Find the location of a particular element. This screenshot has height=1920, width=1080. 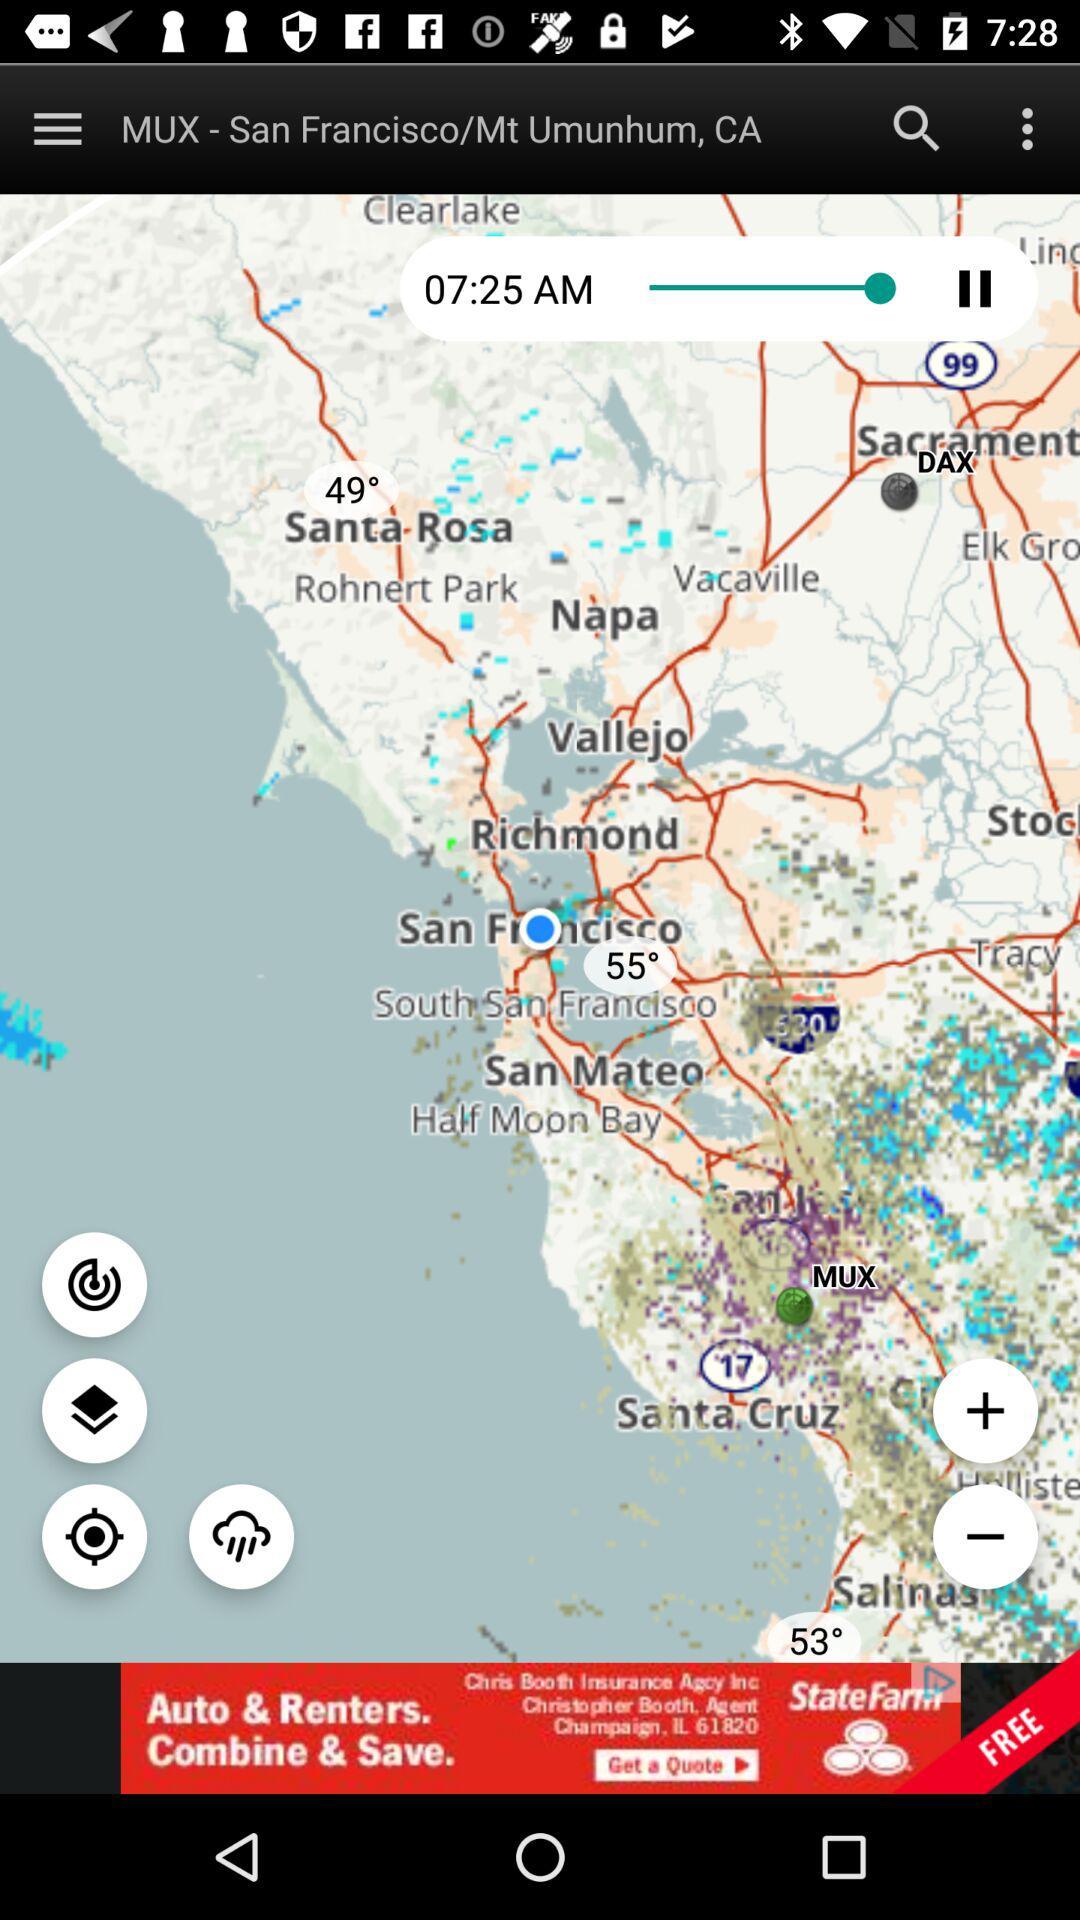

setting button is located at coordinates (1027, 127).